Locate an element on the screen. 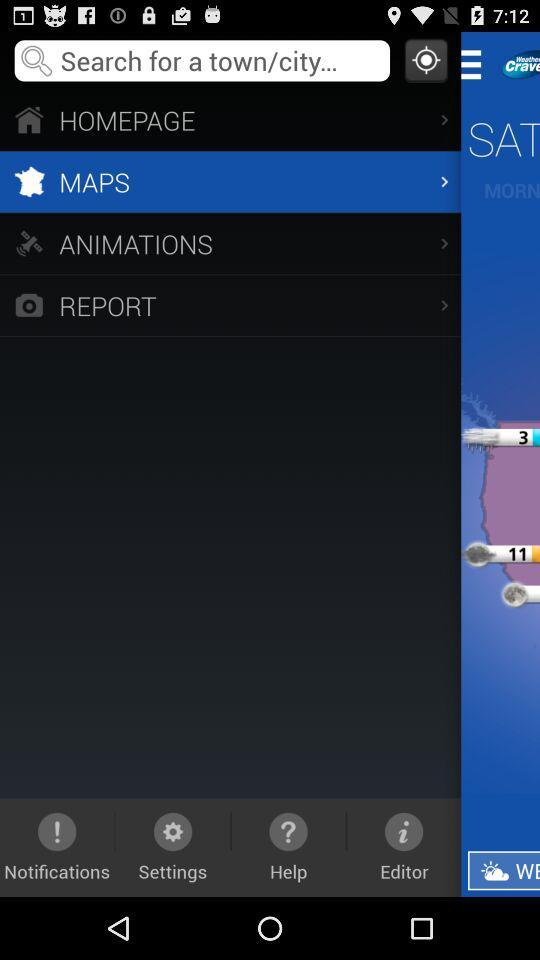 The height and width of the screenshot is (960, 540). my location is located at coordinates (425, 59).